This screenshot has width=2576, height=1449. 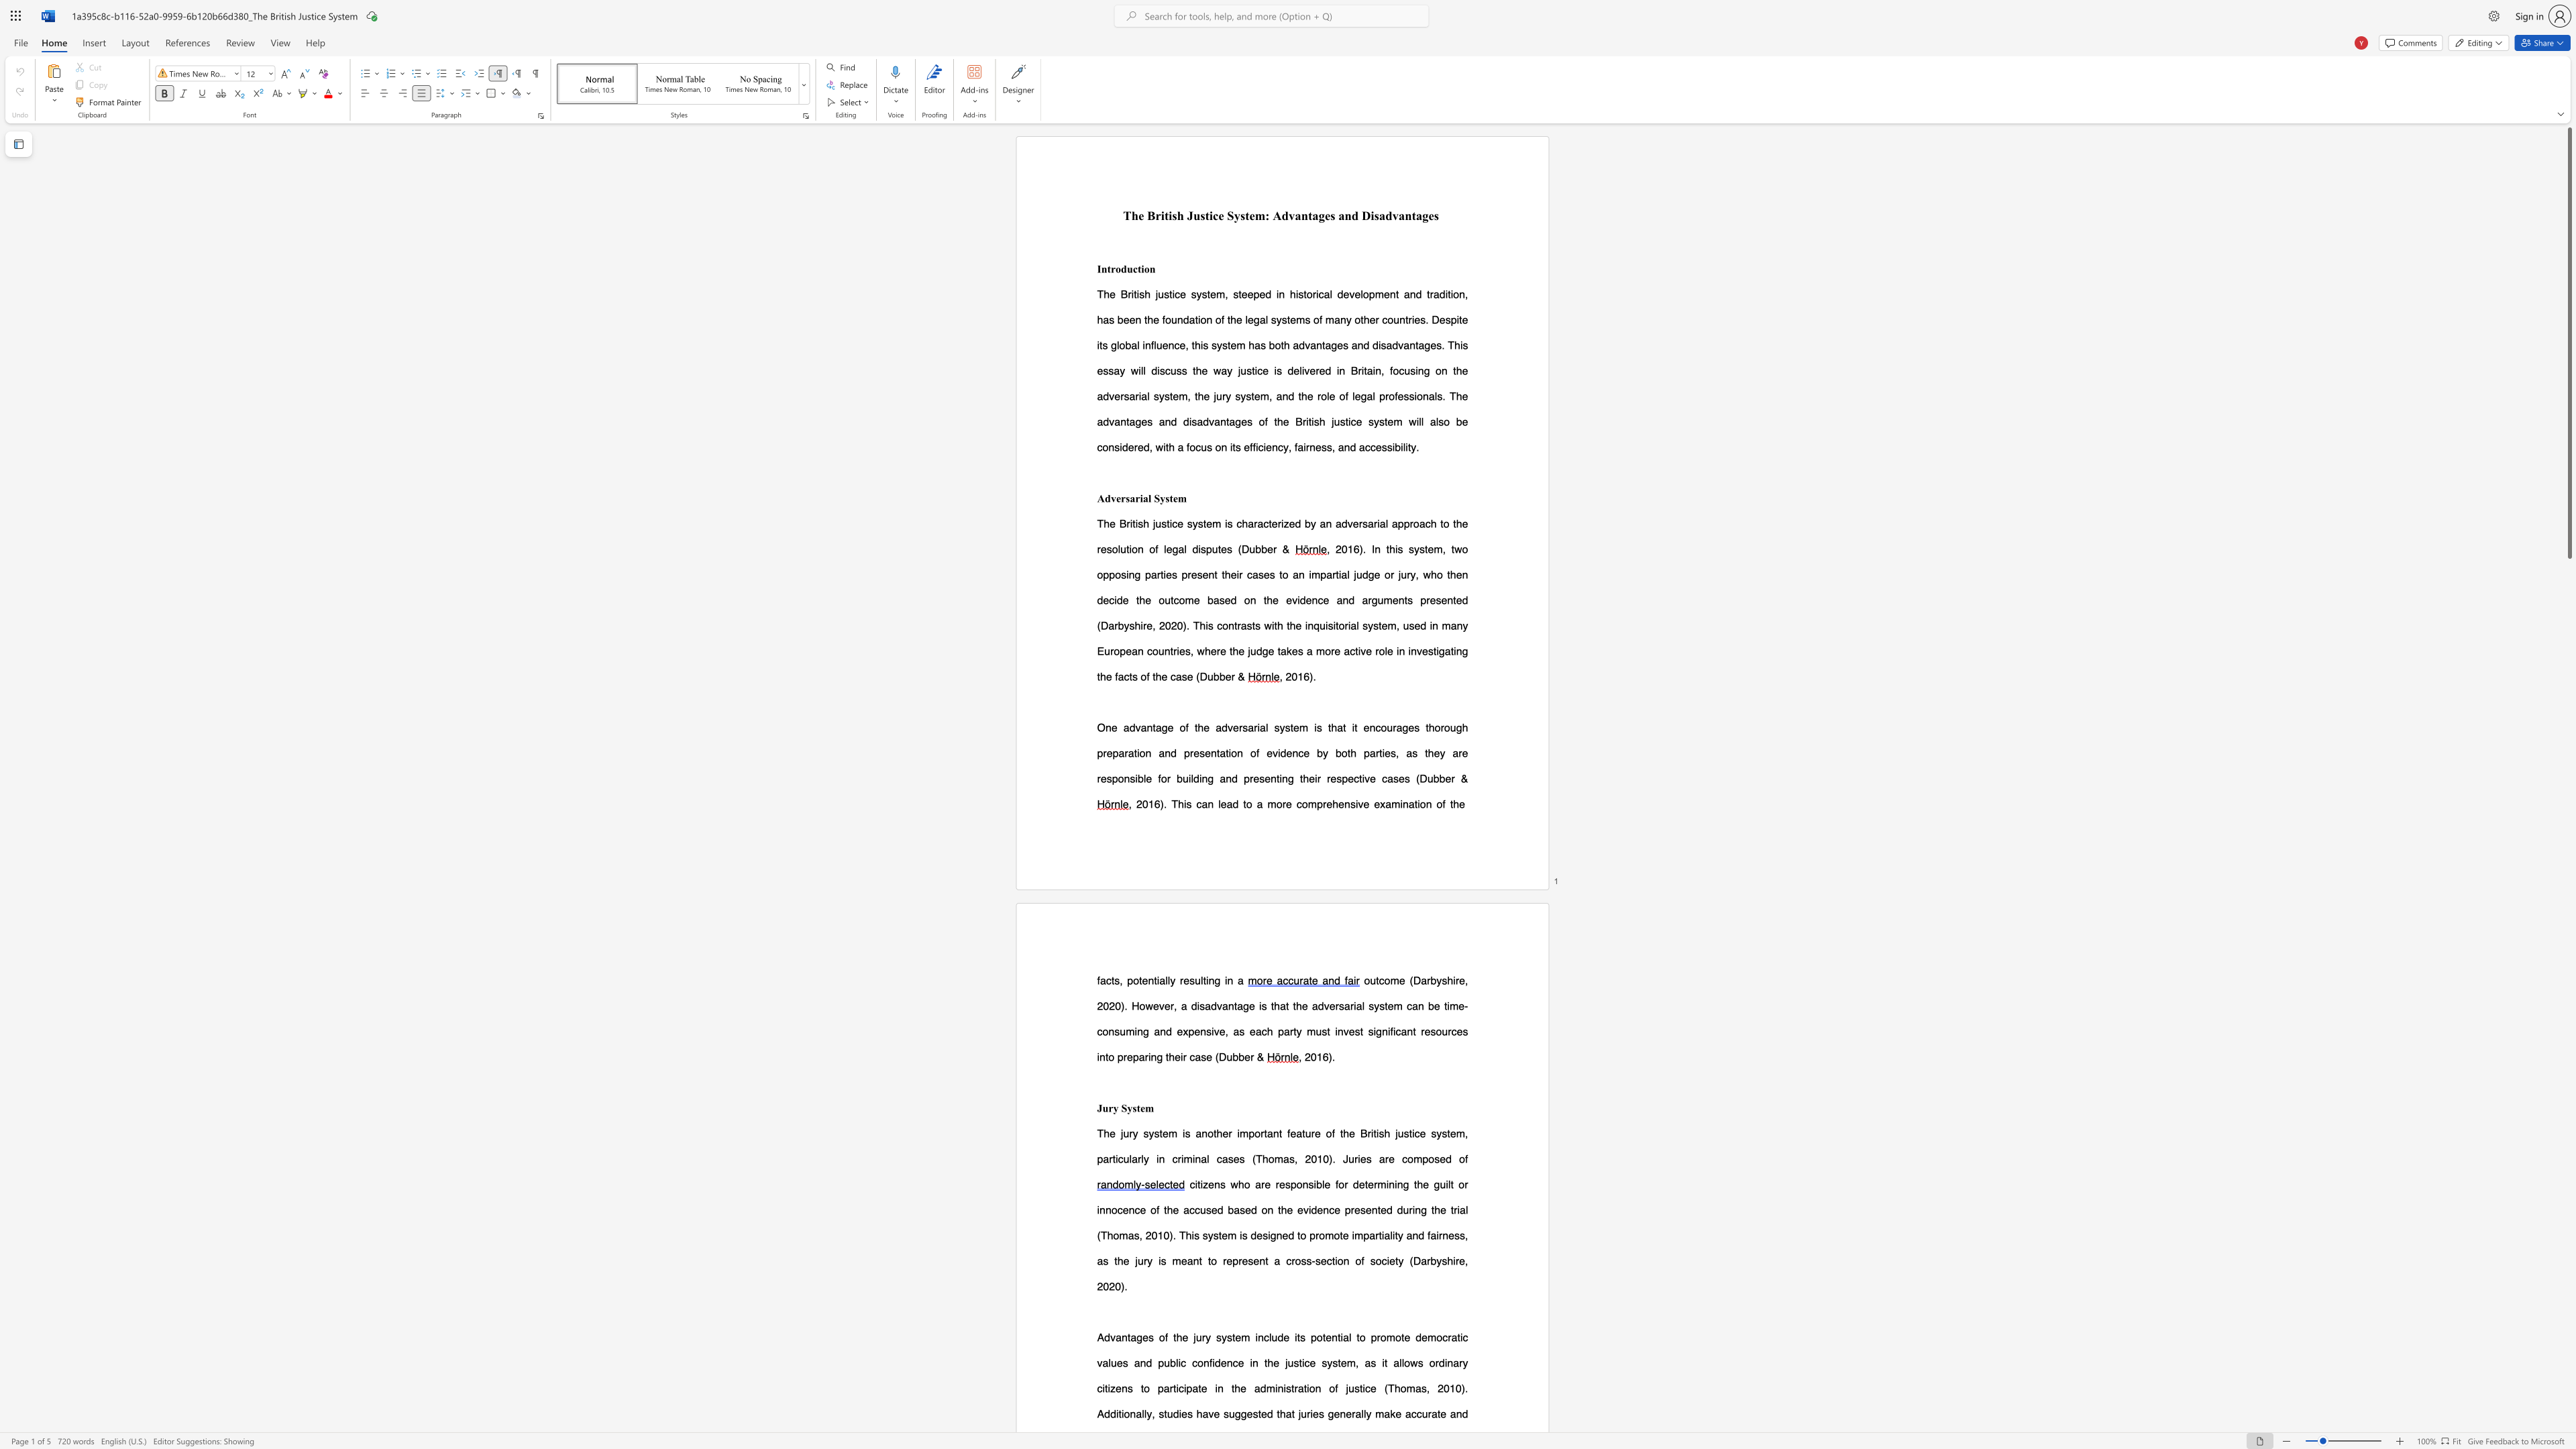 I want to click on the 1th character "b" in the text, so click(x=1234, y=1055).